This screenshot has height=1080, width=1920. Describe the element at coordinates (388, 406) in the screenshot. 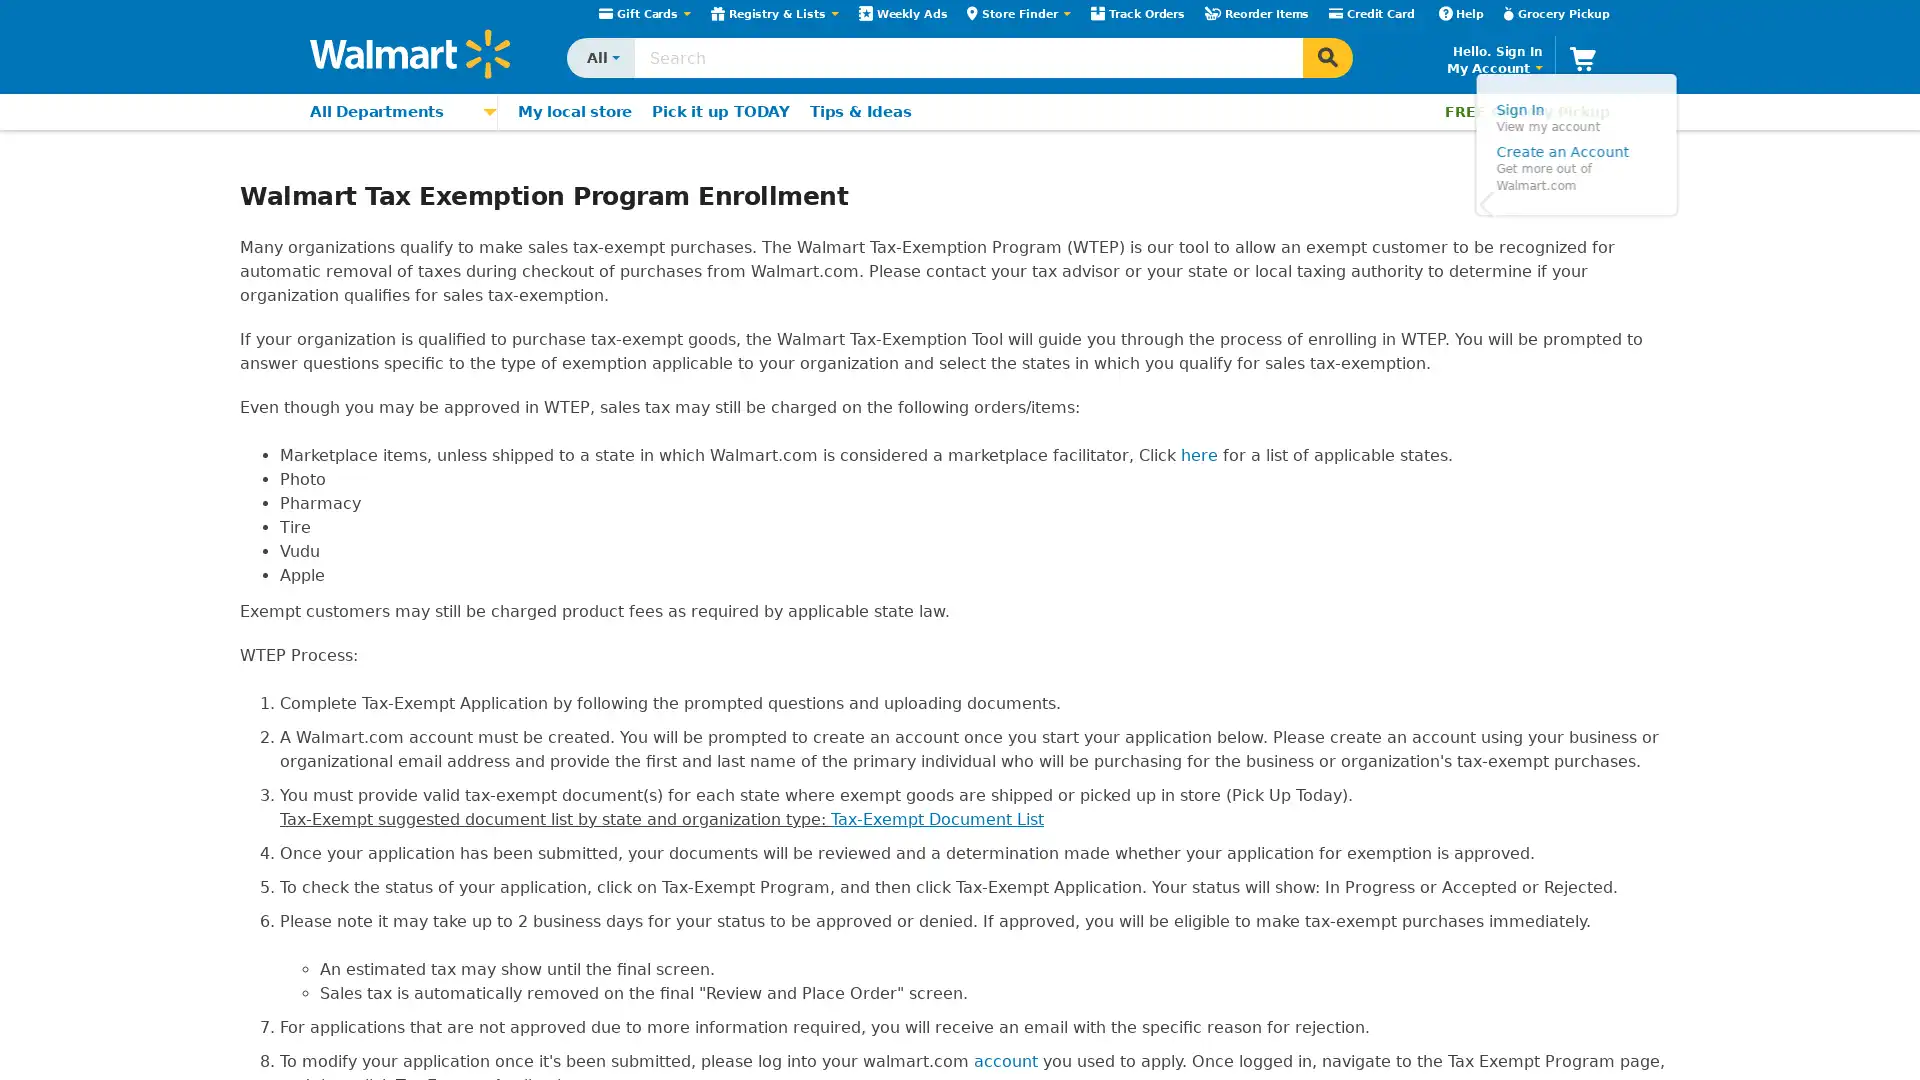

I see `Food, Household & Pets` at that location.